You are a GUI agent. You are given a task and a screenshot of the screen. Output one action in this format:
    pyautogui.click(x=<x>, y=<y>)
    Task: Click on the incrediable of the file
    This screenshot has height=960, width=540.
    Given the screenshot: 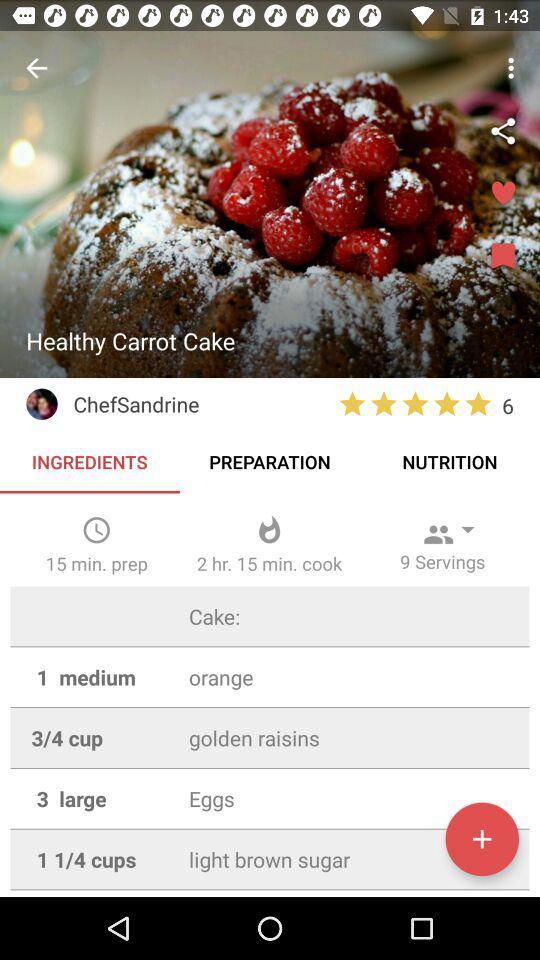 What is the action you would take?
    pyautogui.click(x=481, y=839)
    